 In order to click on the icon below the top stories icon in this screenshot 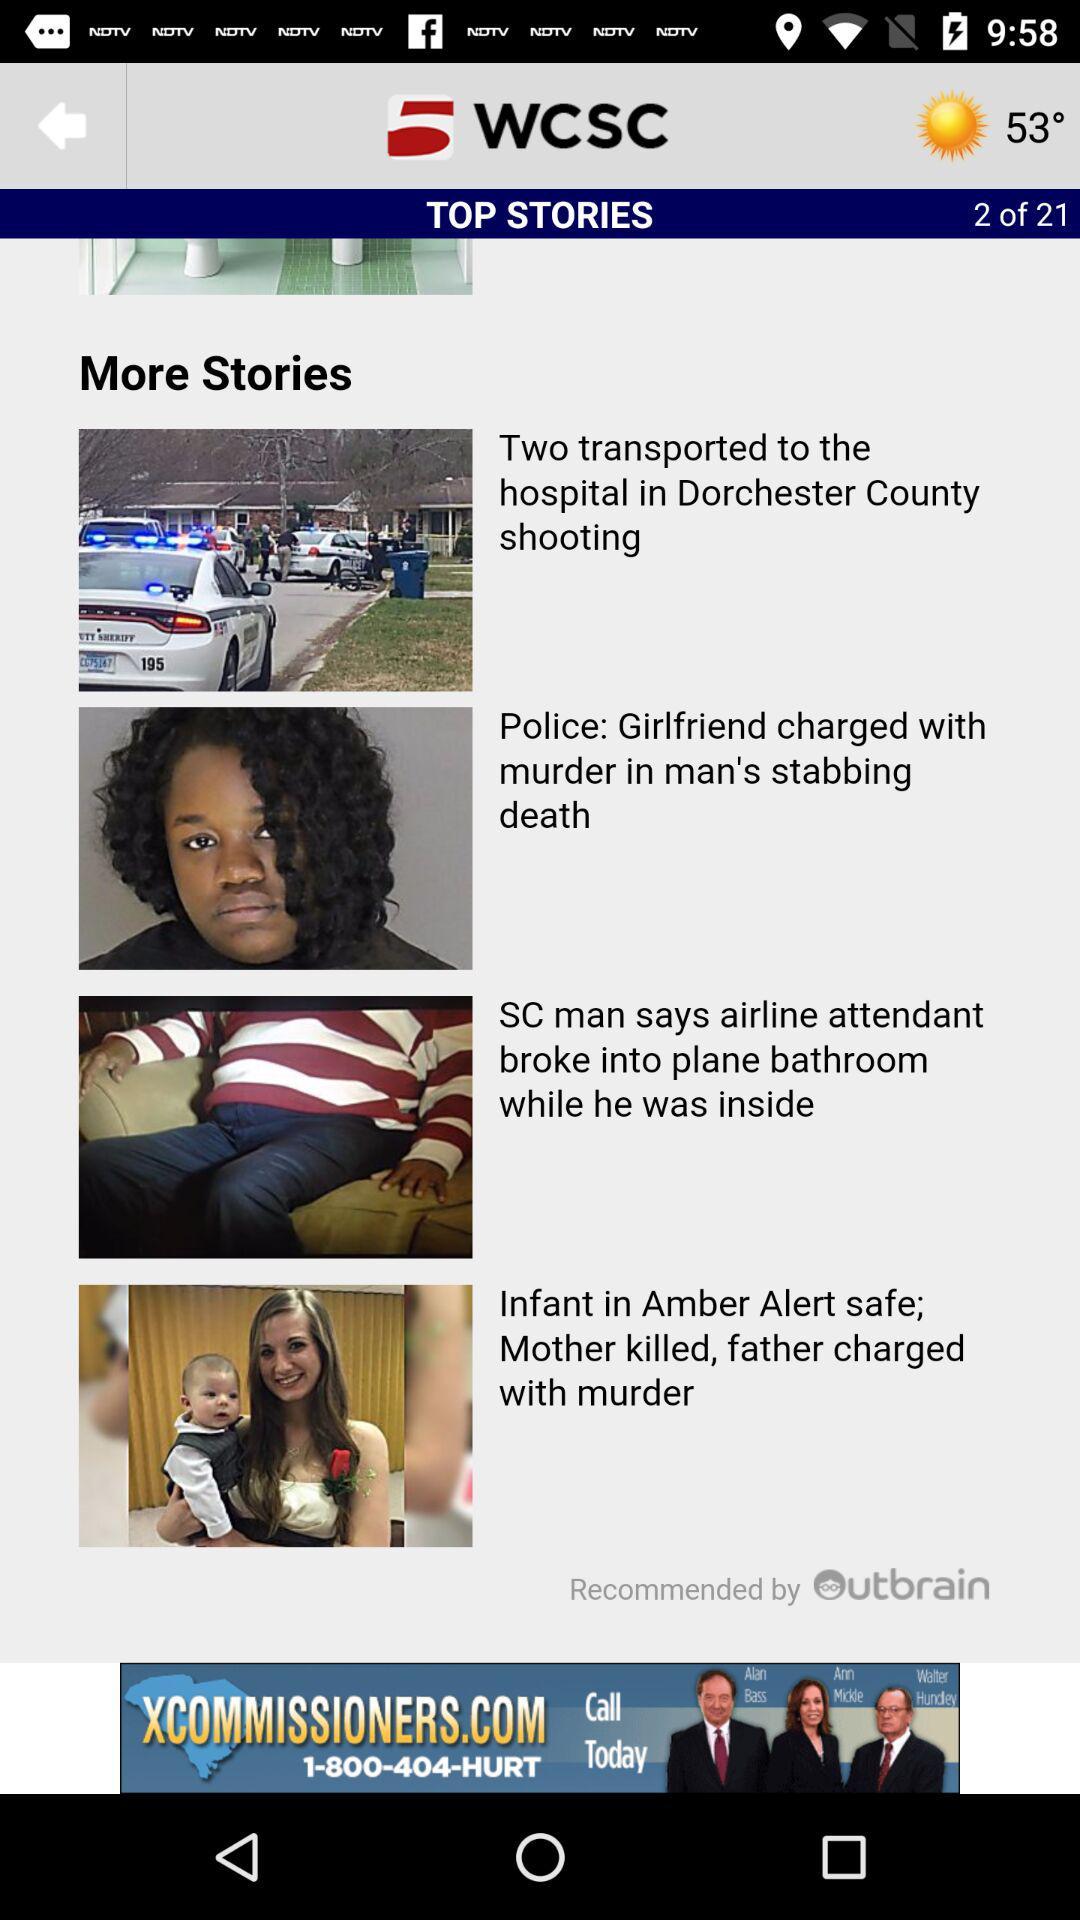, I will do `click(540, 949)`.